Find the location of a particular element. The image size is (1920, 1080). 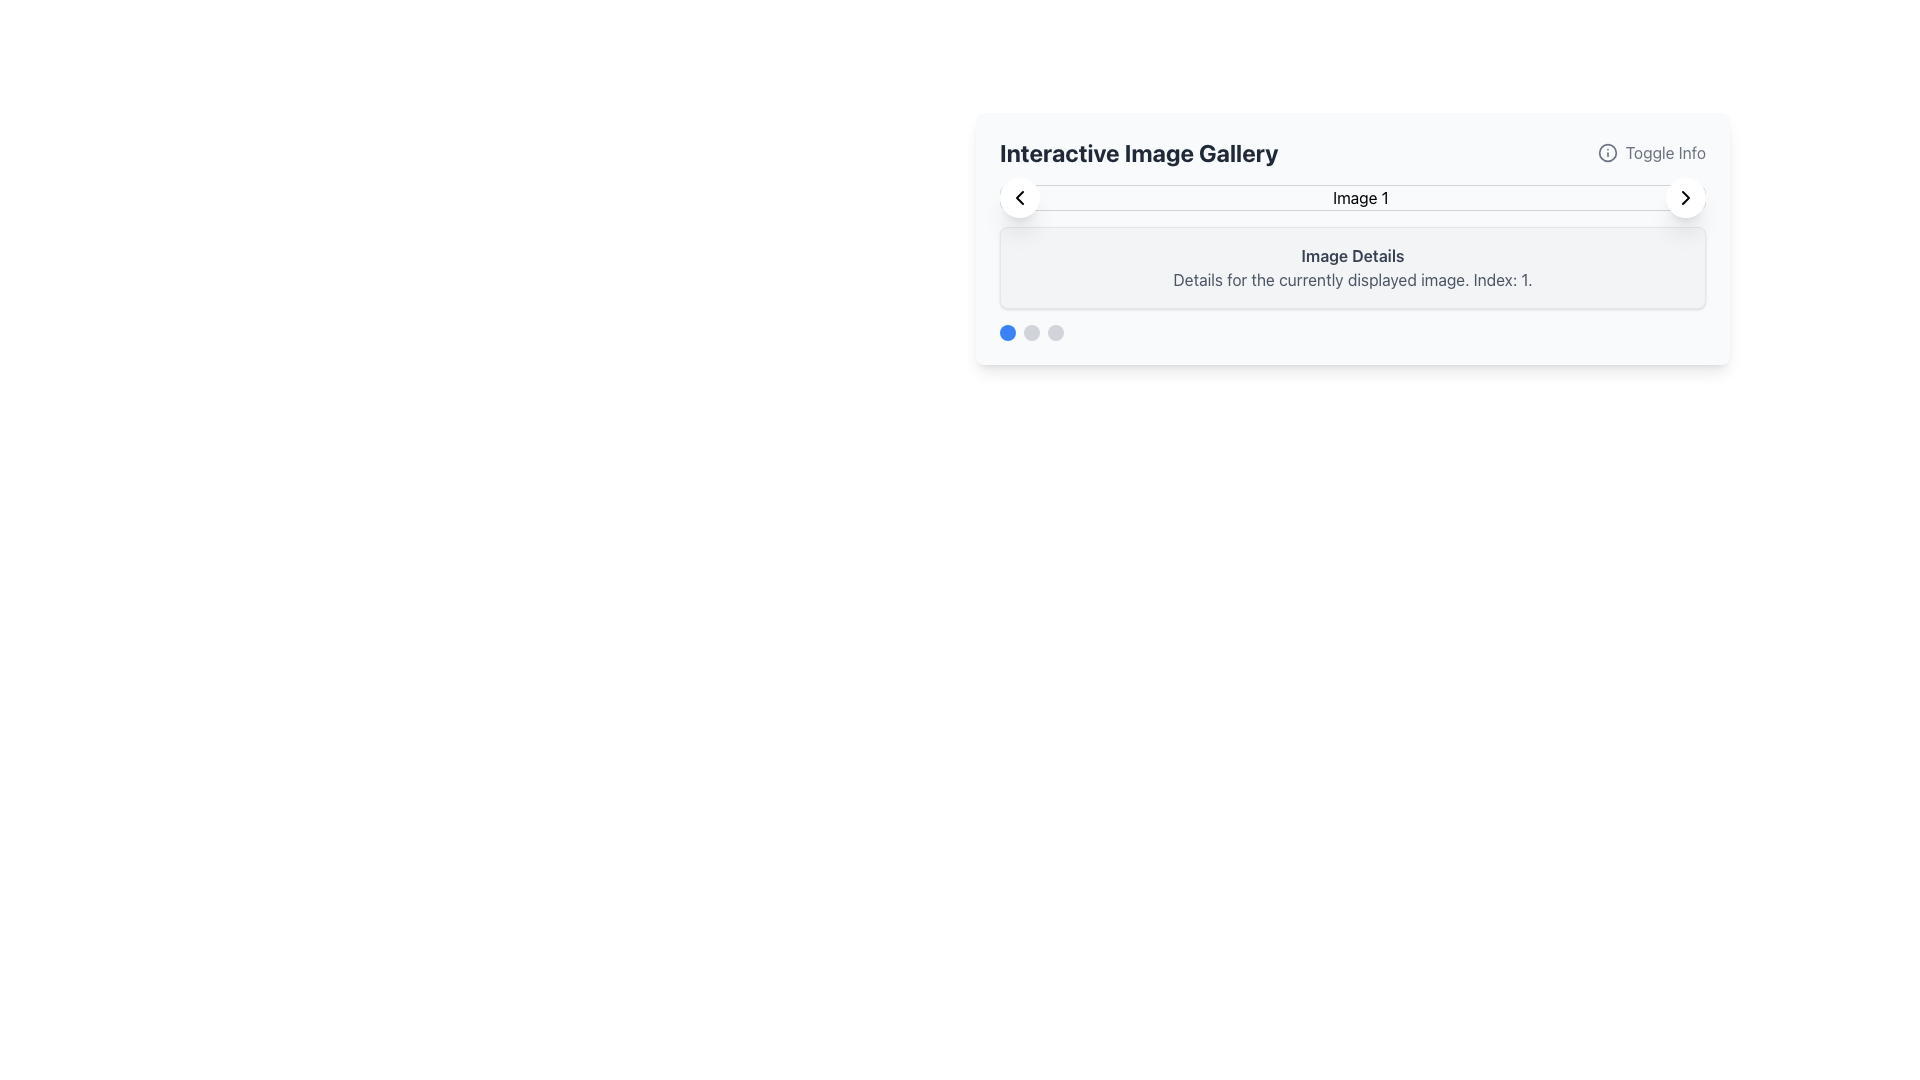

the leftward-pointing chevron icon located in the interactive image gallery navigation bar is located at coordinates (1019, 197).